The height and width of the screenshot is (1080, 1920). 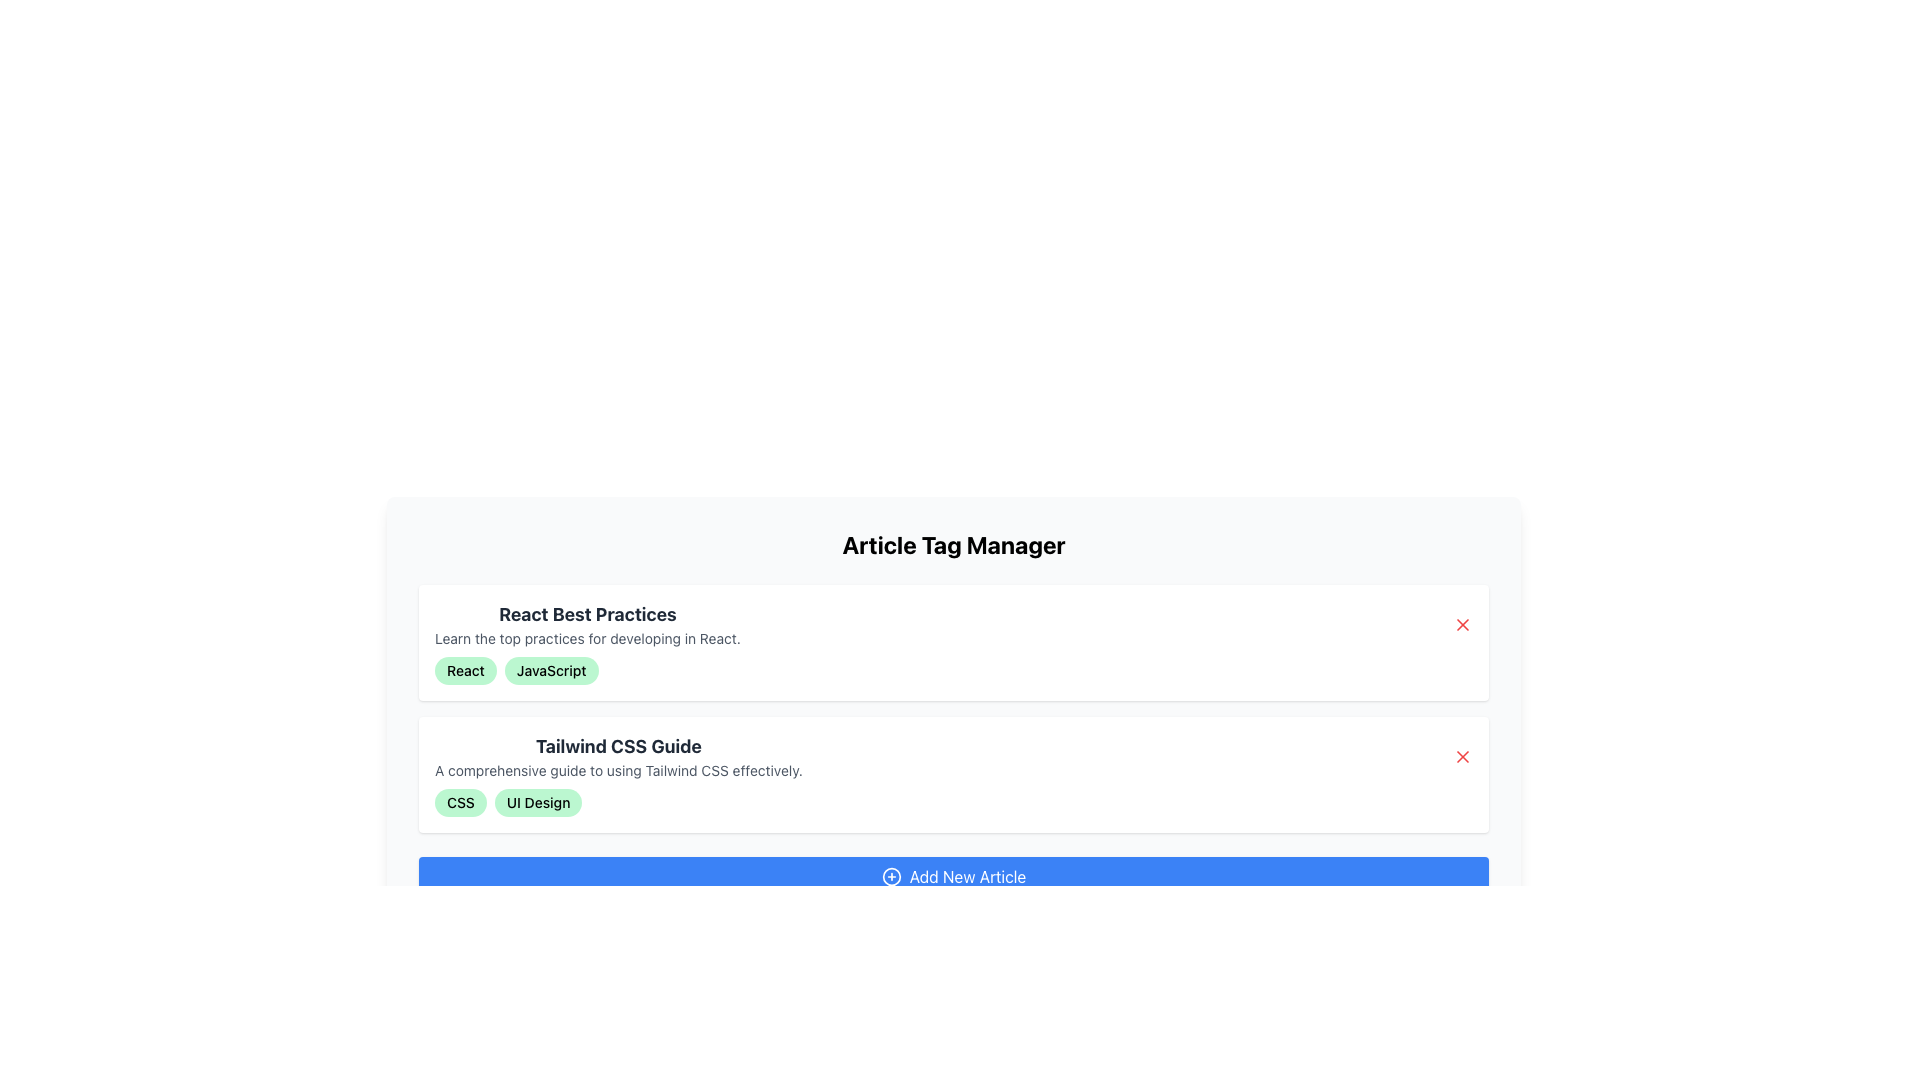 What do you see at coordinates (464, 671) in the screenshot?
I see `the non-interactive badge indicating 'React' located in the top-left portion of the badges under 'React Best Practices.'` at bounding box center [464, 671].